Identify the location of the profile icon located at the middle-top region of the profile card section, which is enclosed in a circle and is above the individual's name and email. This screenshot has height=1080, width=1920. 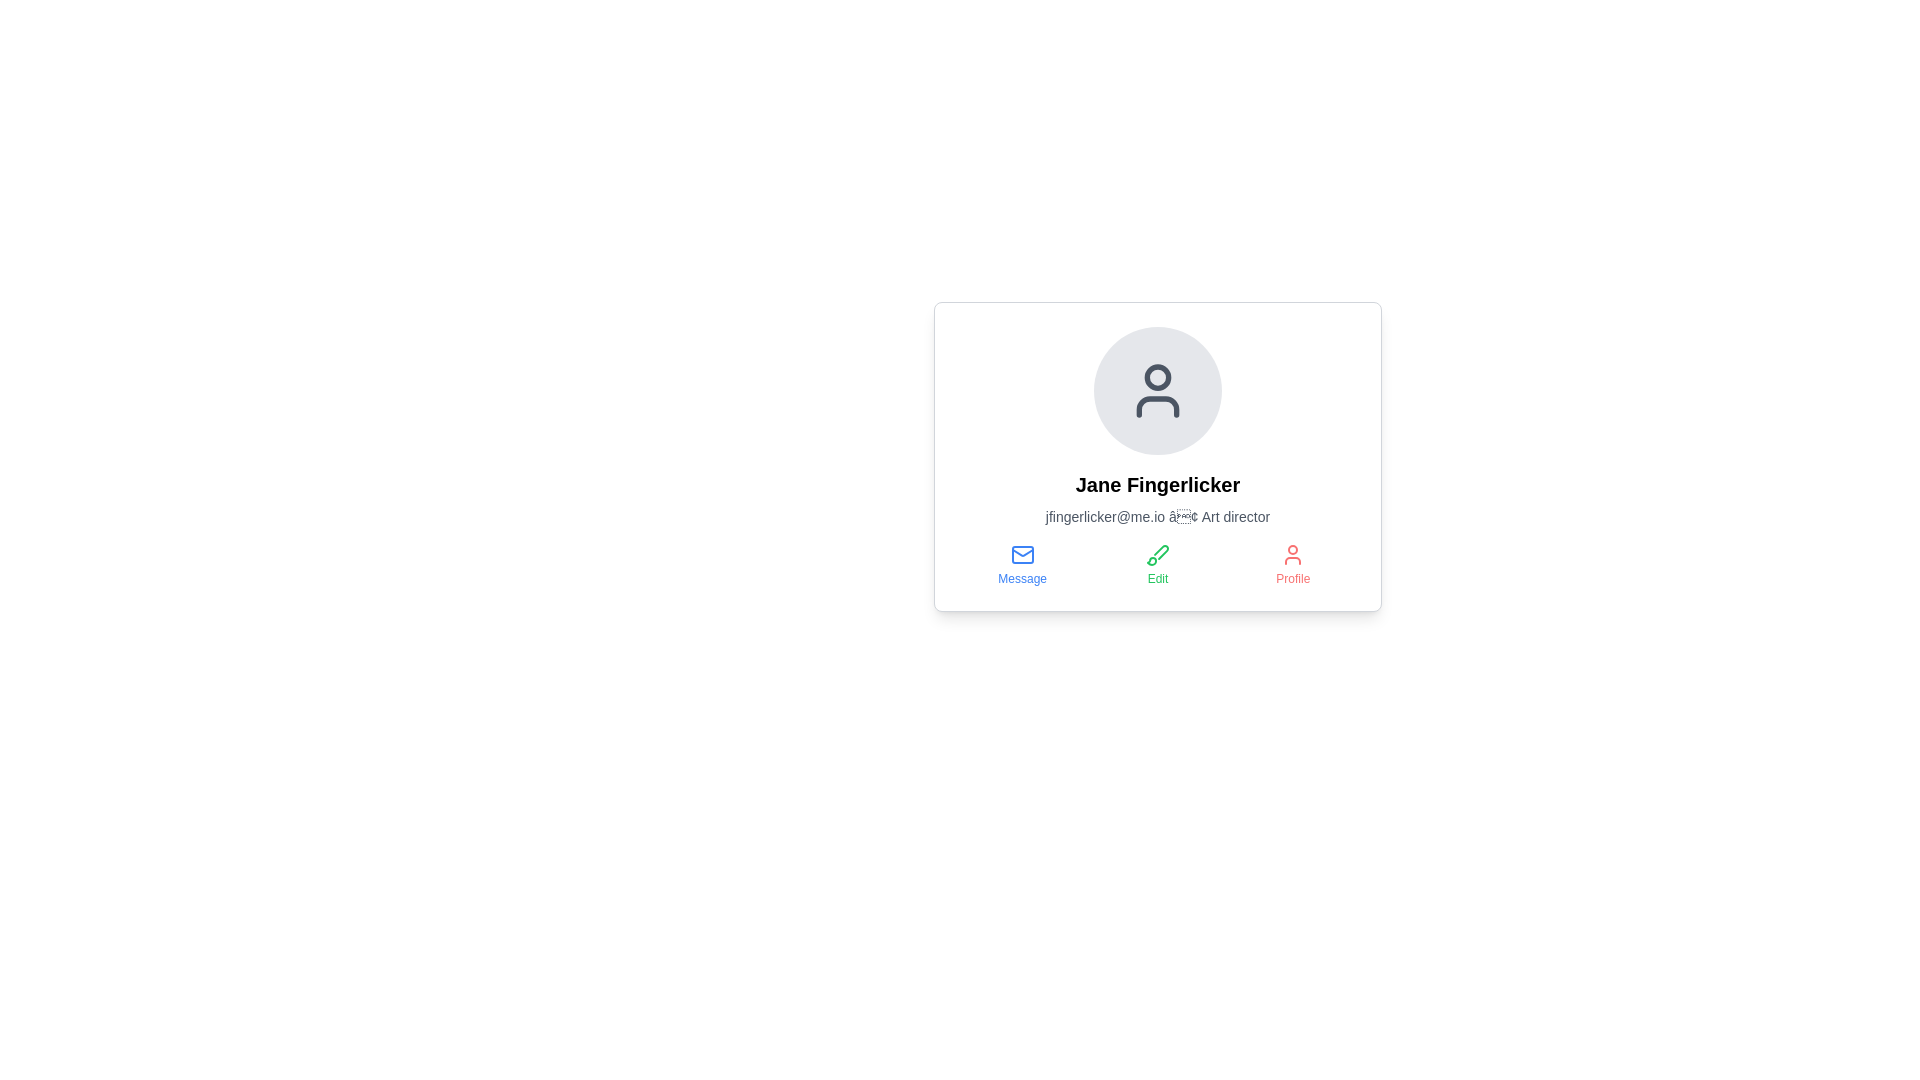
(1157, 390).